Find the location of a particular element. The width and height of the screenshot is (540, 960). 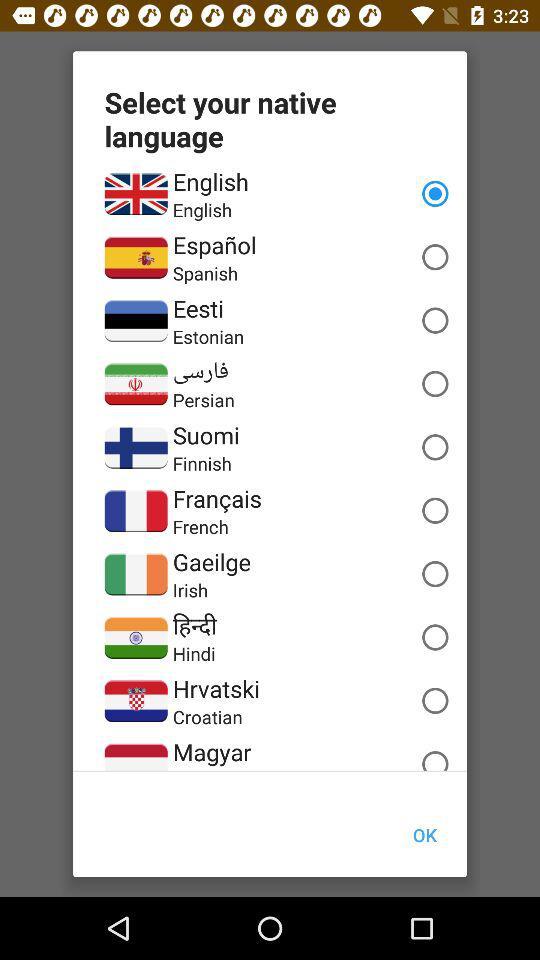

the suomi icon is located at coordinates (205, 435).